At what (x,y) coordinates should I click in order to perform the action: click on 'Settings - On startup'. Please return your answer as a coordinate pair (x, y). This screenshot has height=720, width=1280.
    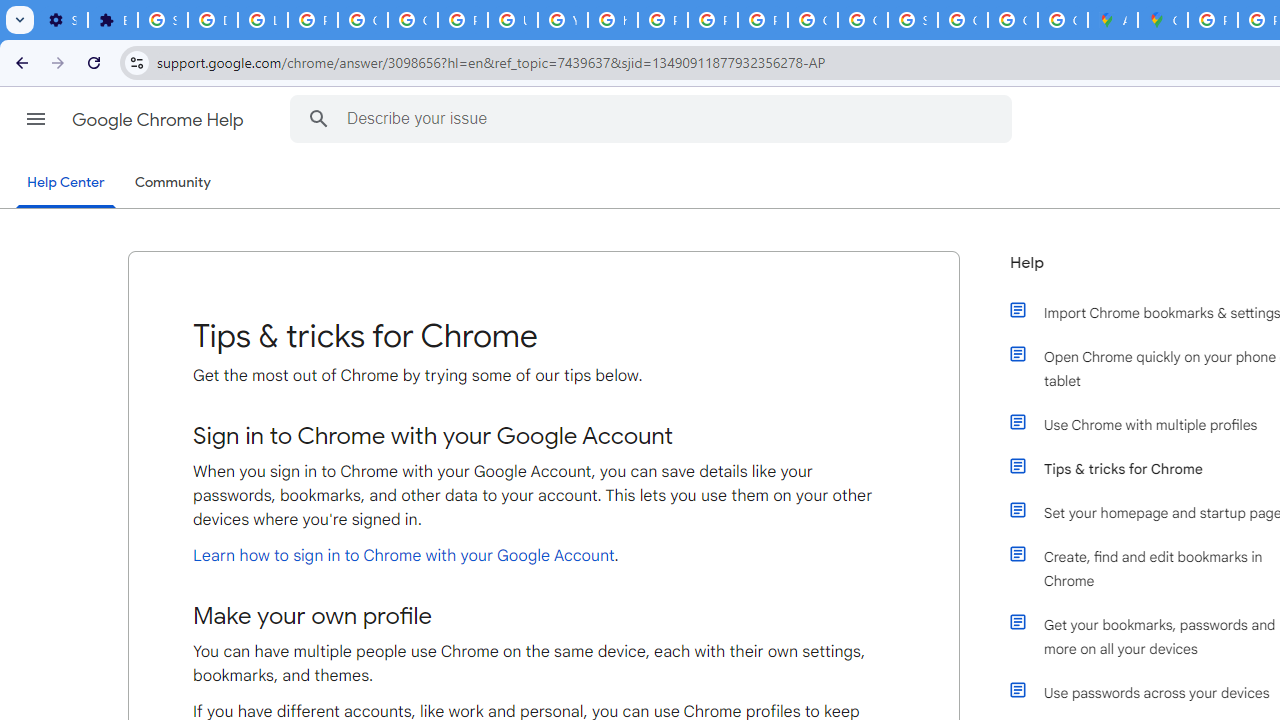
    Looking at the image, I should click on (62, 20).